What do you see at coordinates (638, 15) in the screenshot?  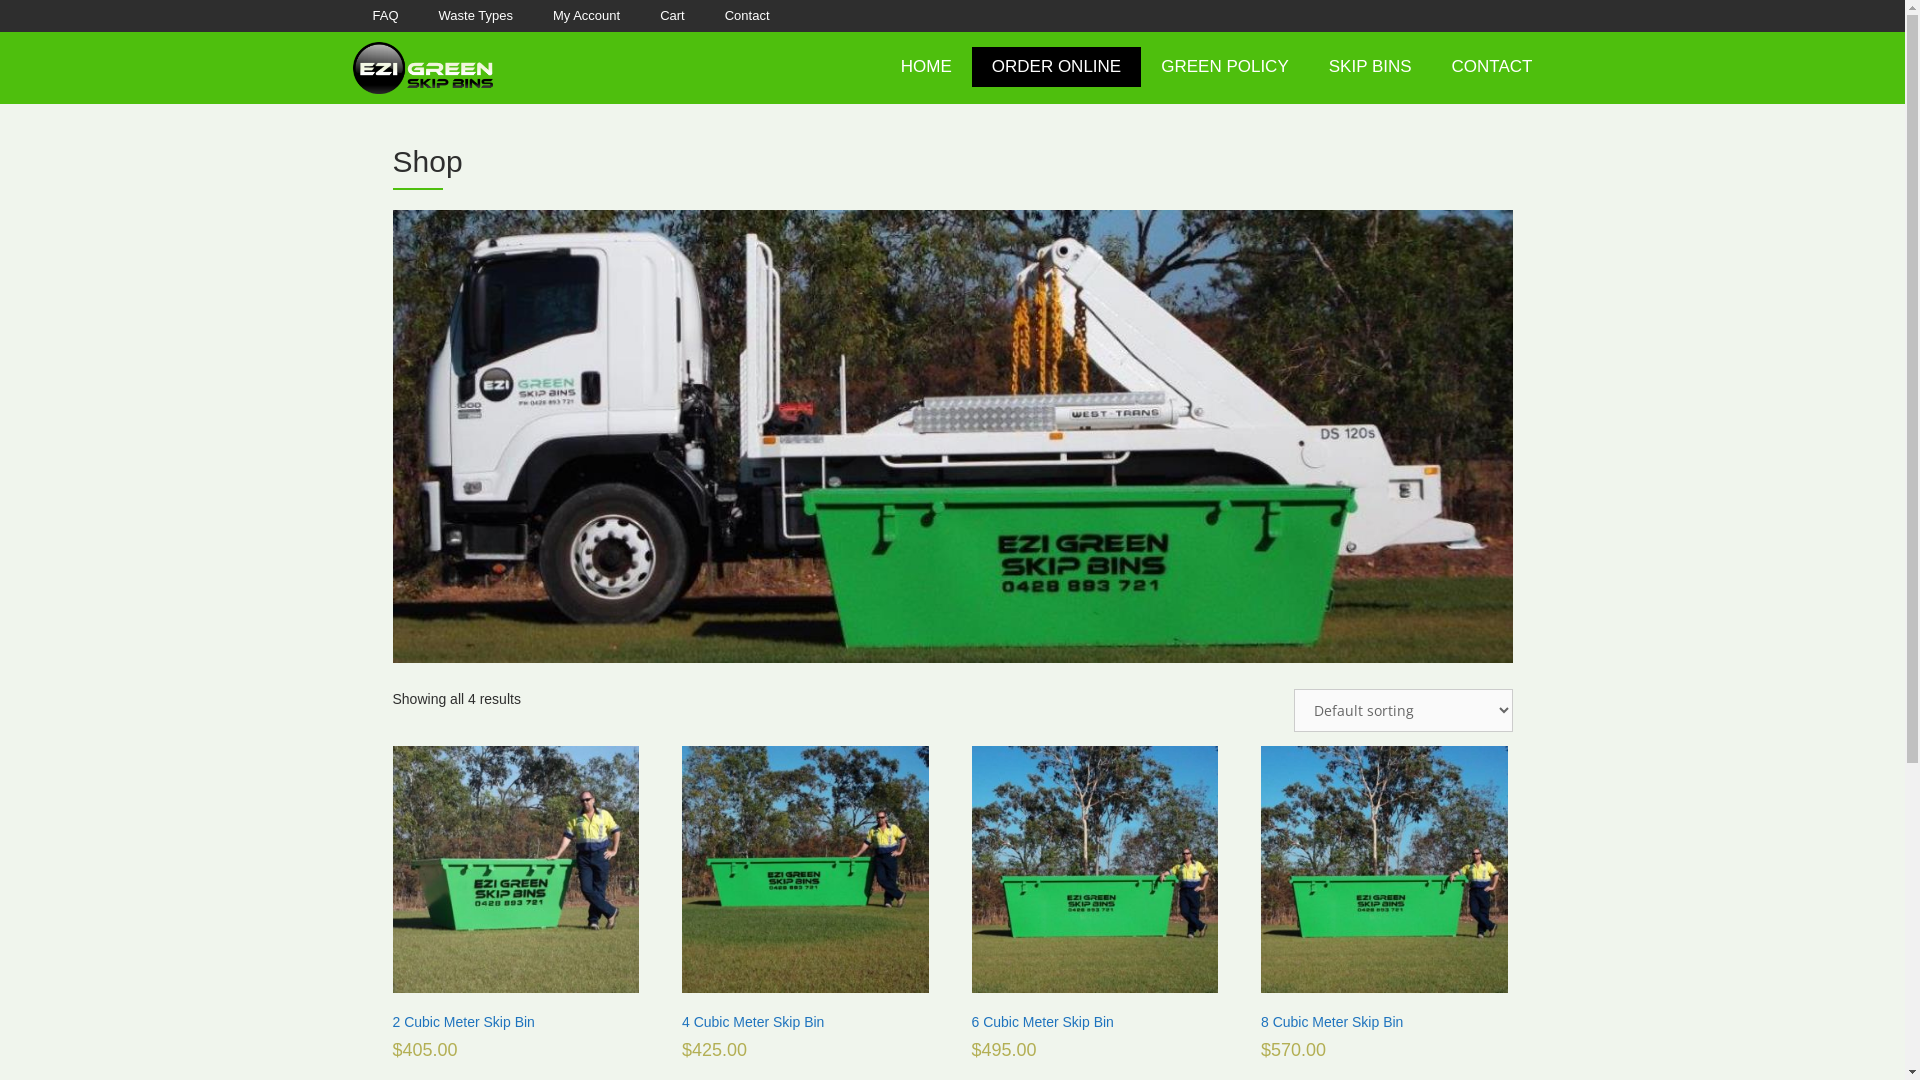 I see `'Cart'` at bounding box center [638, 15].